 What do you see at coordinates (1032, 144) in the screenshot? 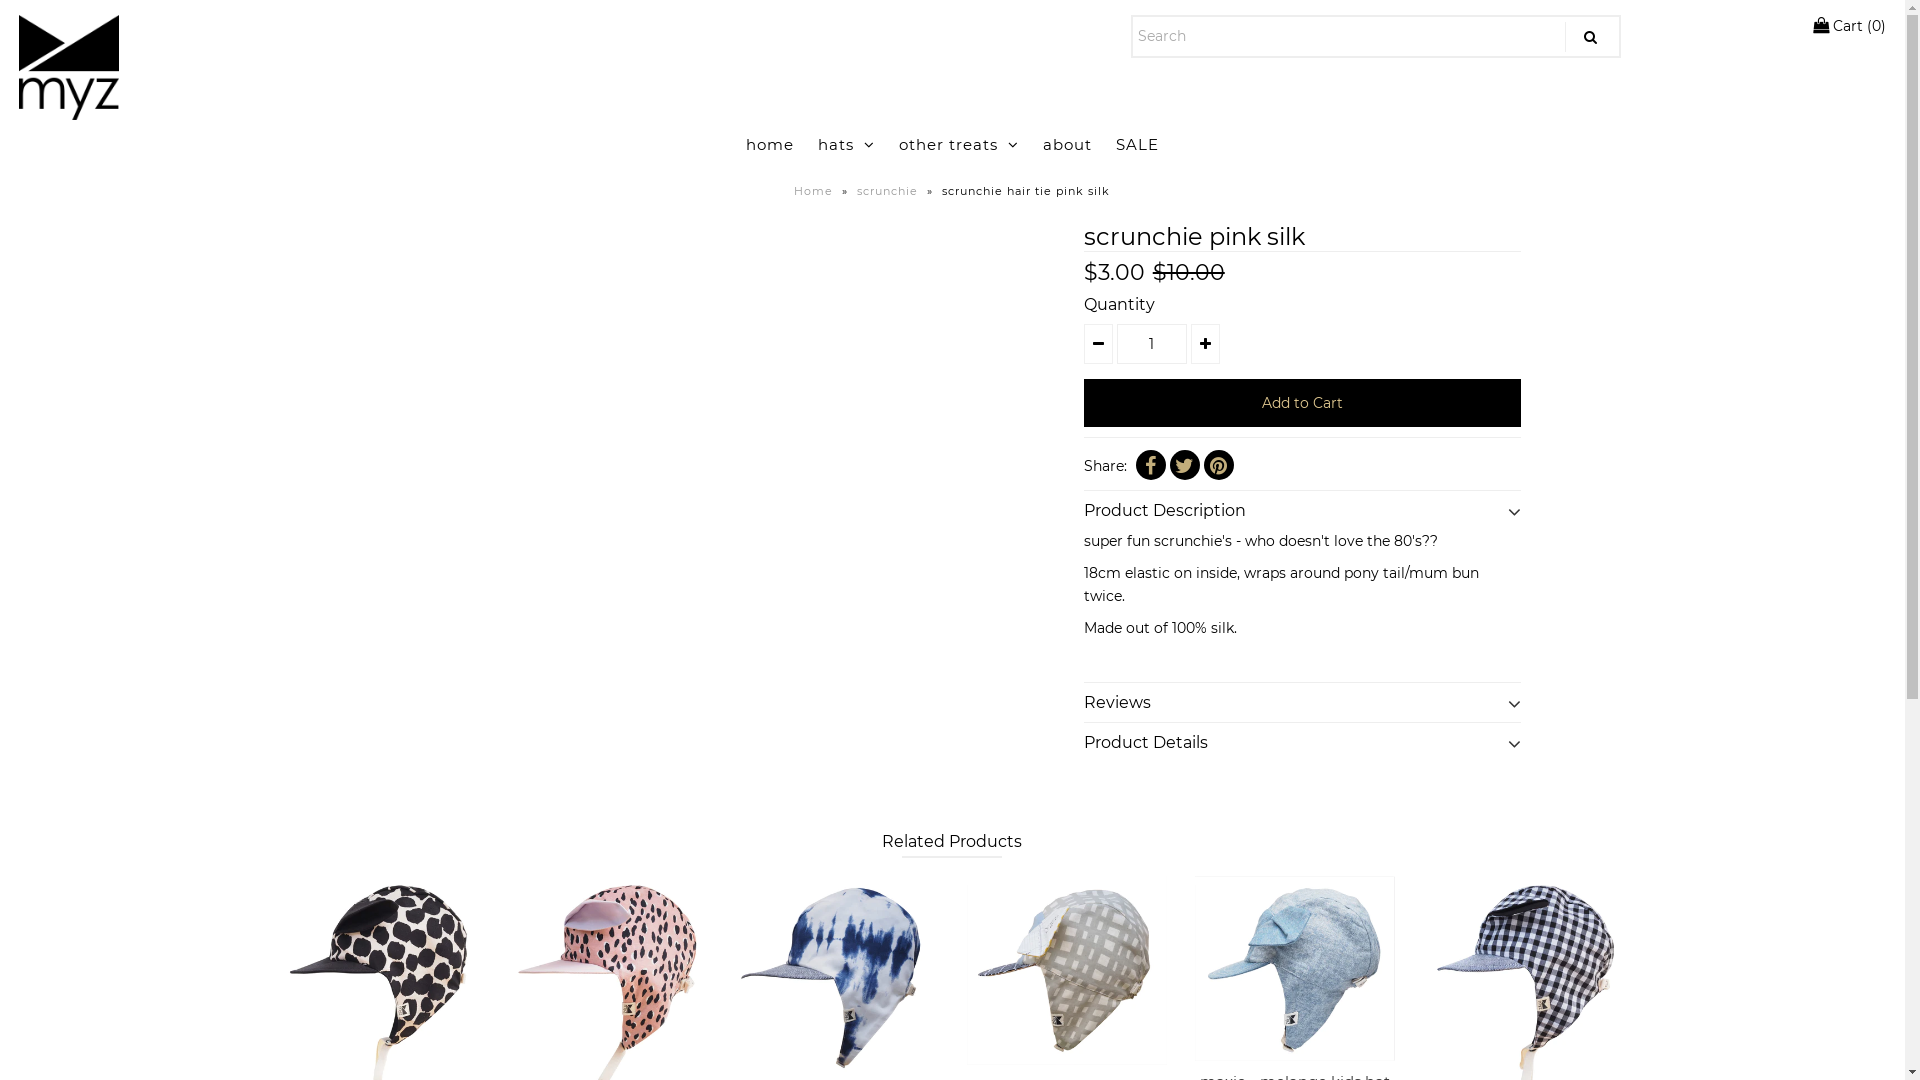
I see `'about'` at bounding box center [1032, 144].